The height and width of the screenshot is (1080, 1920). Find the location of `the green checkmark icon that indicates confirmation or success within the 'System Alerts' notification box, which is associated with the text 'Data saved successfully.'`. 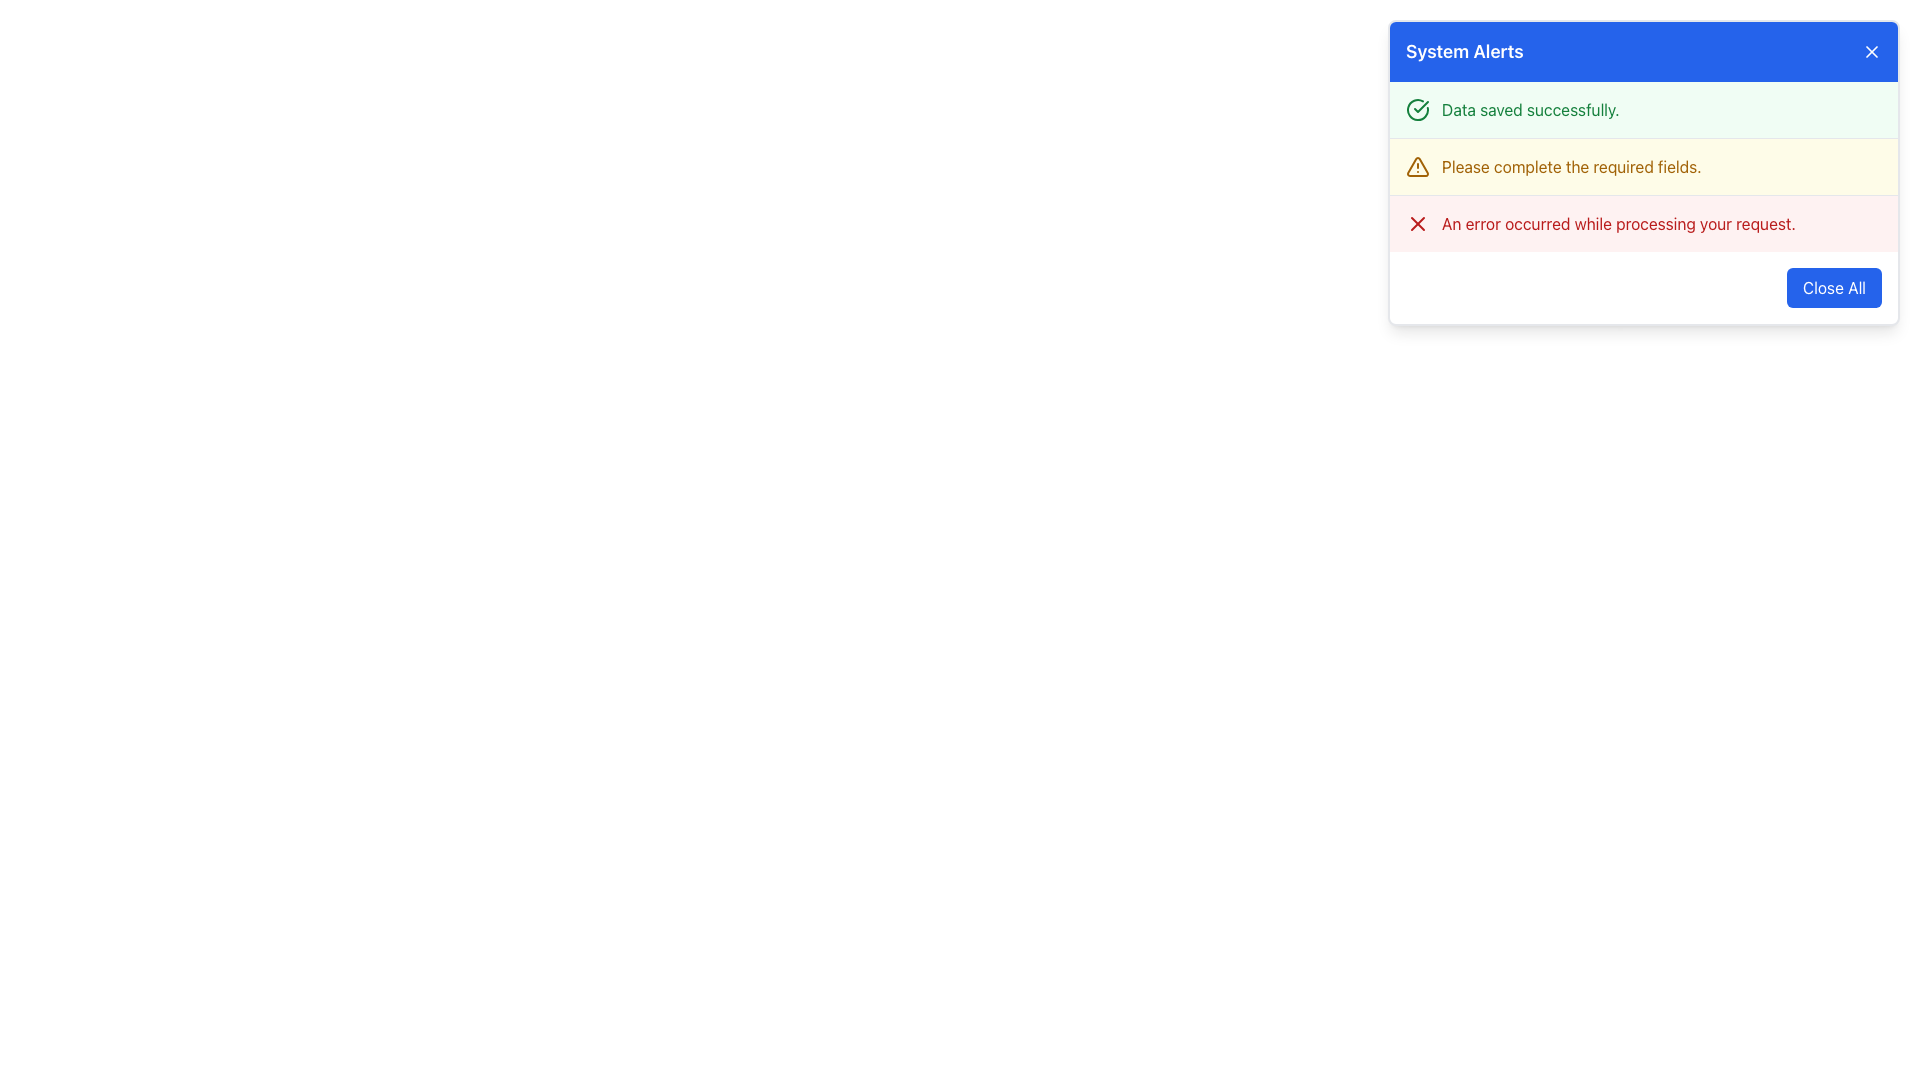

the green checkmark icon that indicates confirmation or success within the 'System Alerts' notification box, which is associated with the text 'Data saved successfully.' is located at coordinates (1420, 107).